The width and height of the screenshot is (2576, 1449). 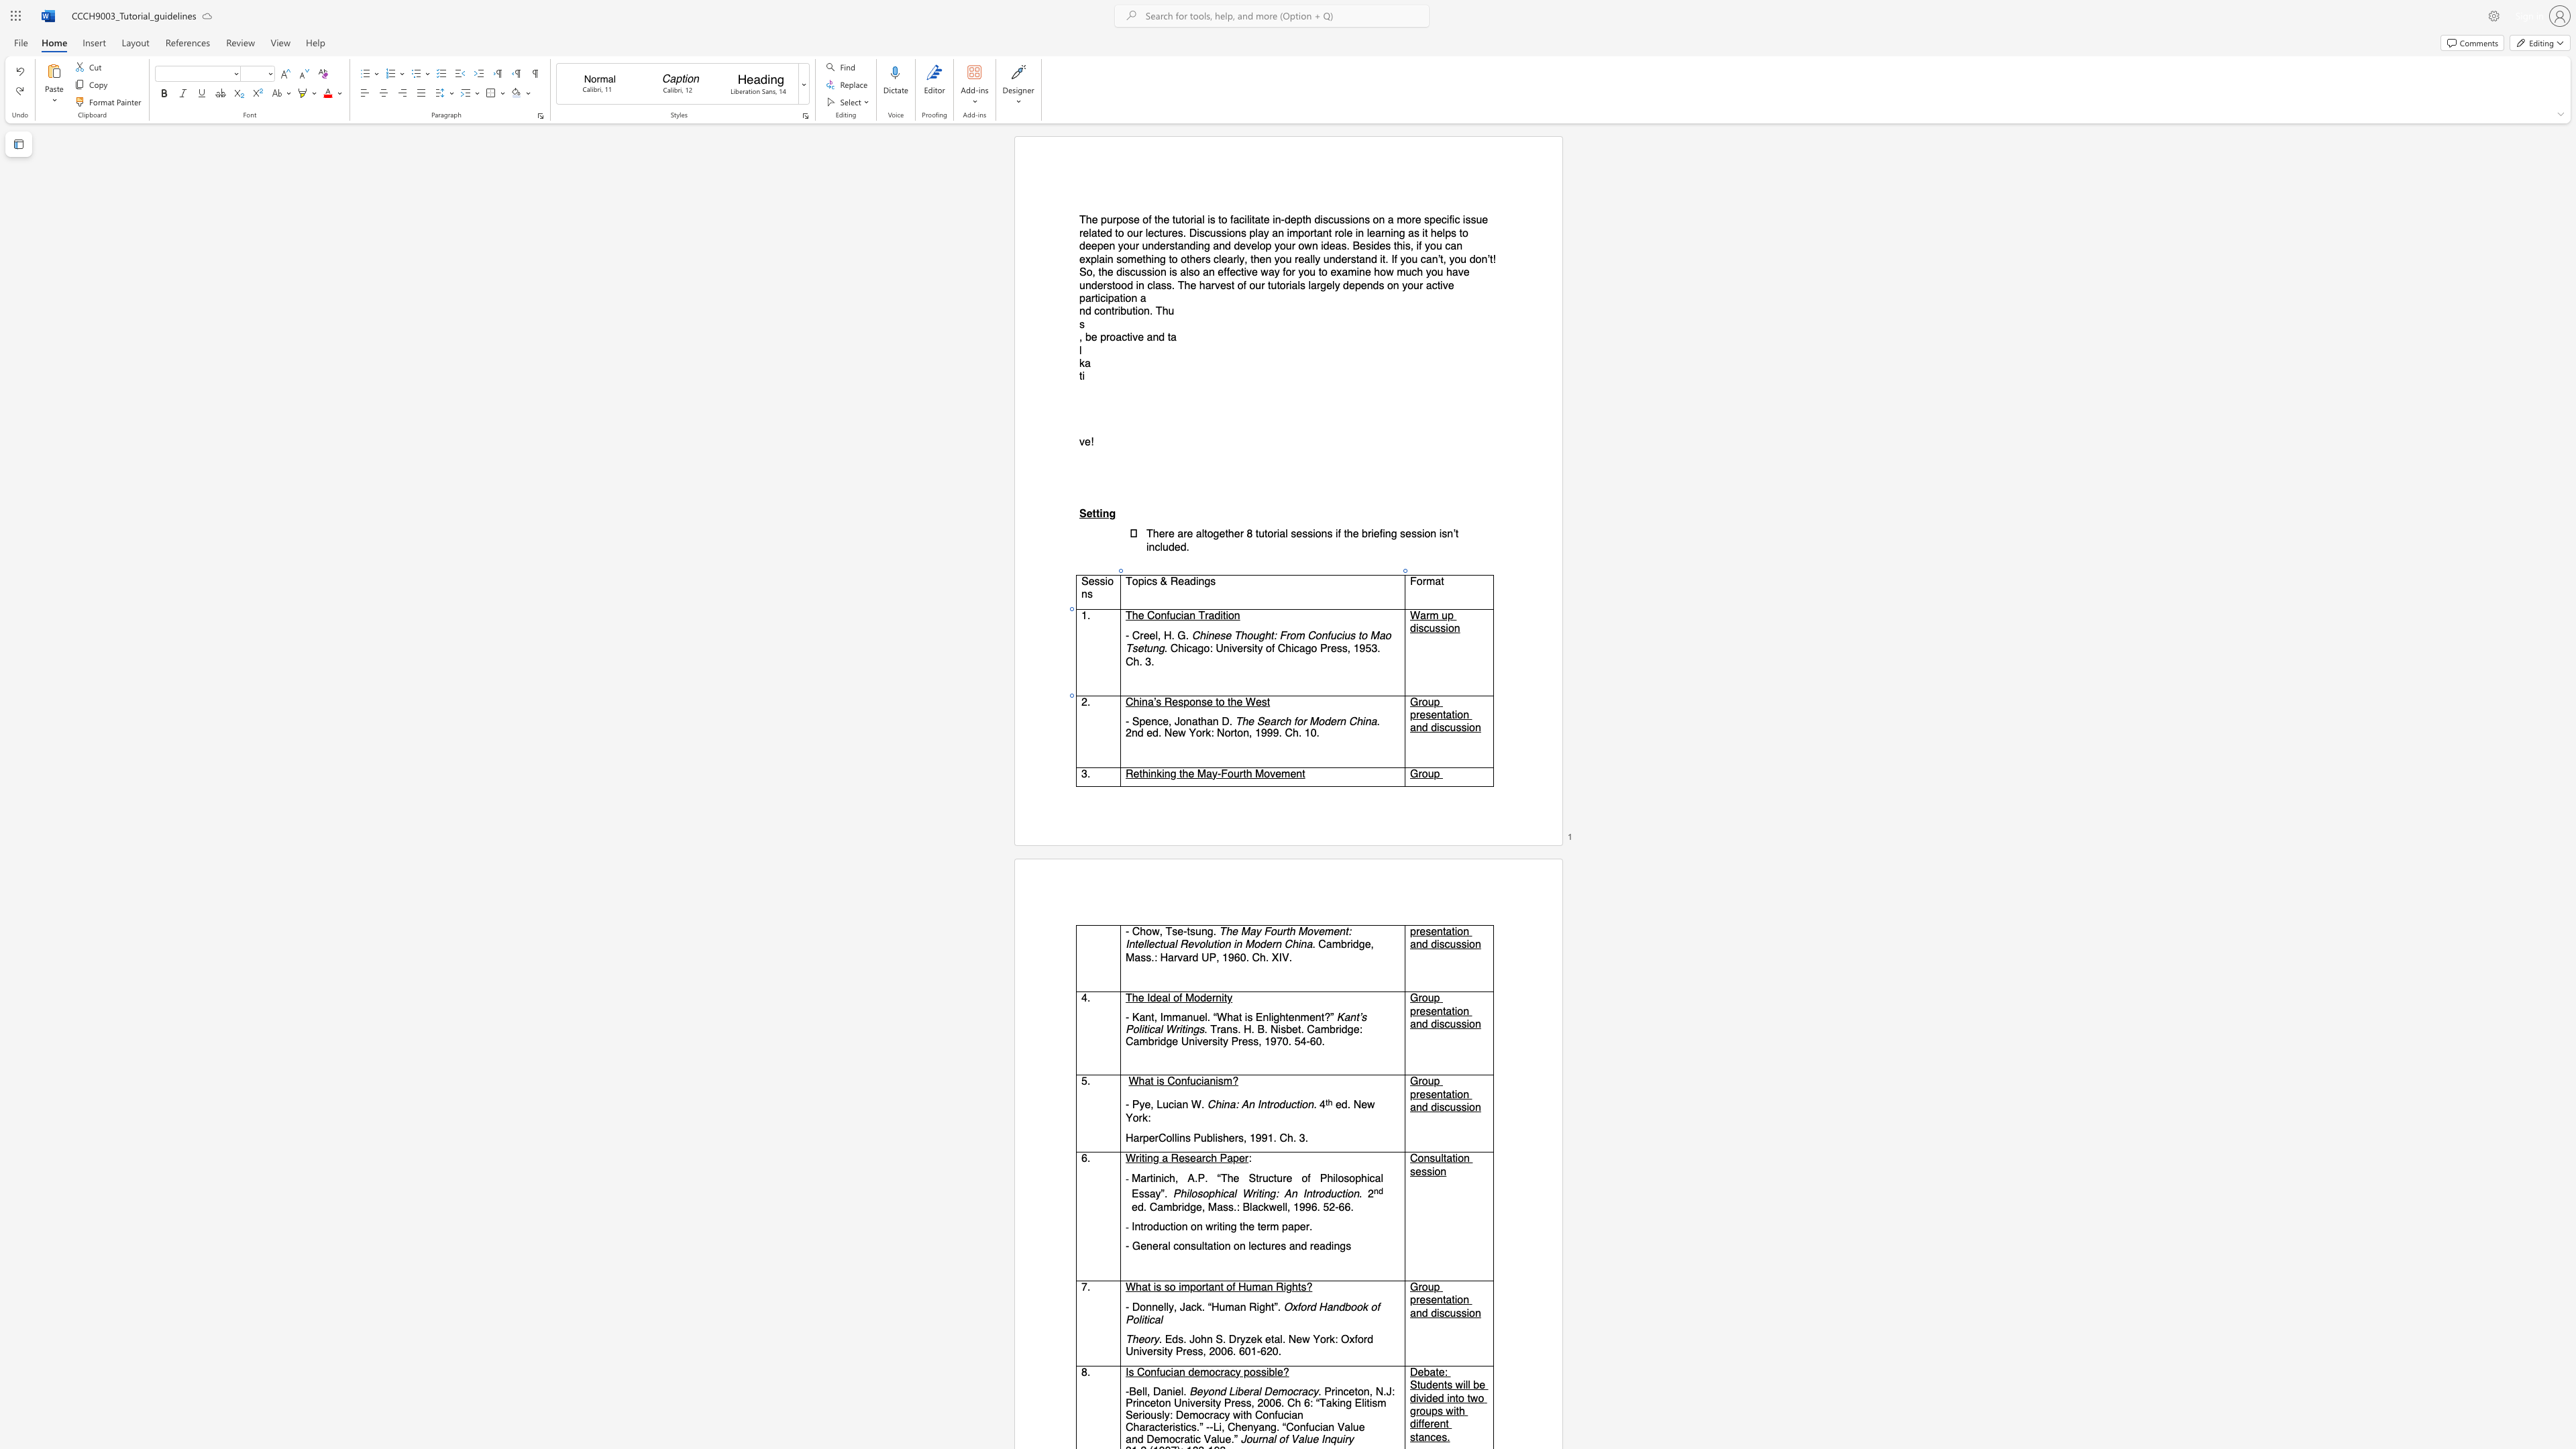 What do you see at coordinates (1156, 635) in the screenshot?
I see `the 1th character "l" in the text` at bounding box center [1156, 635].